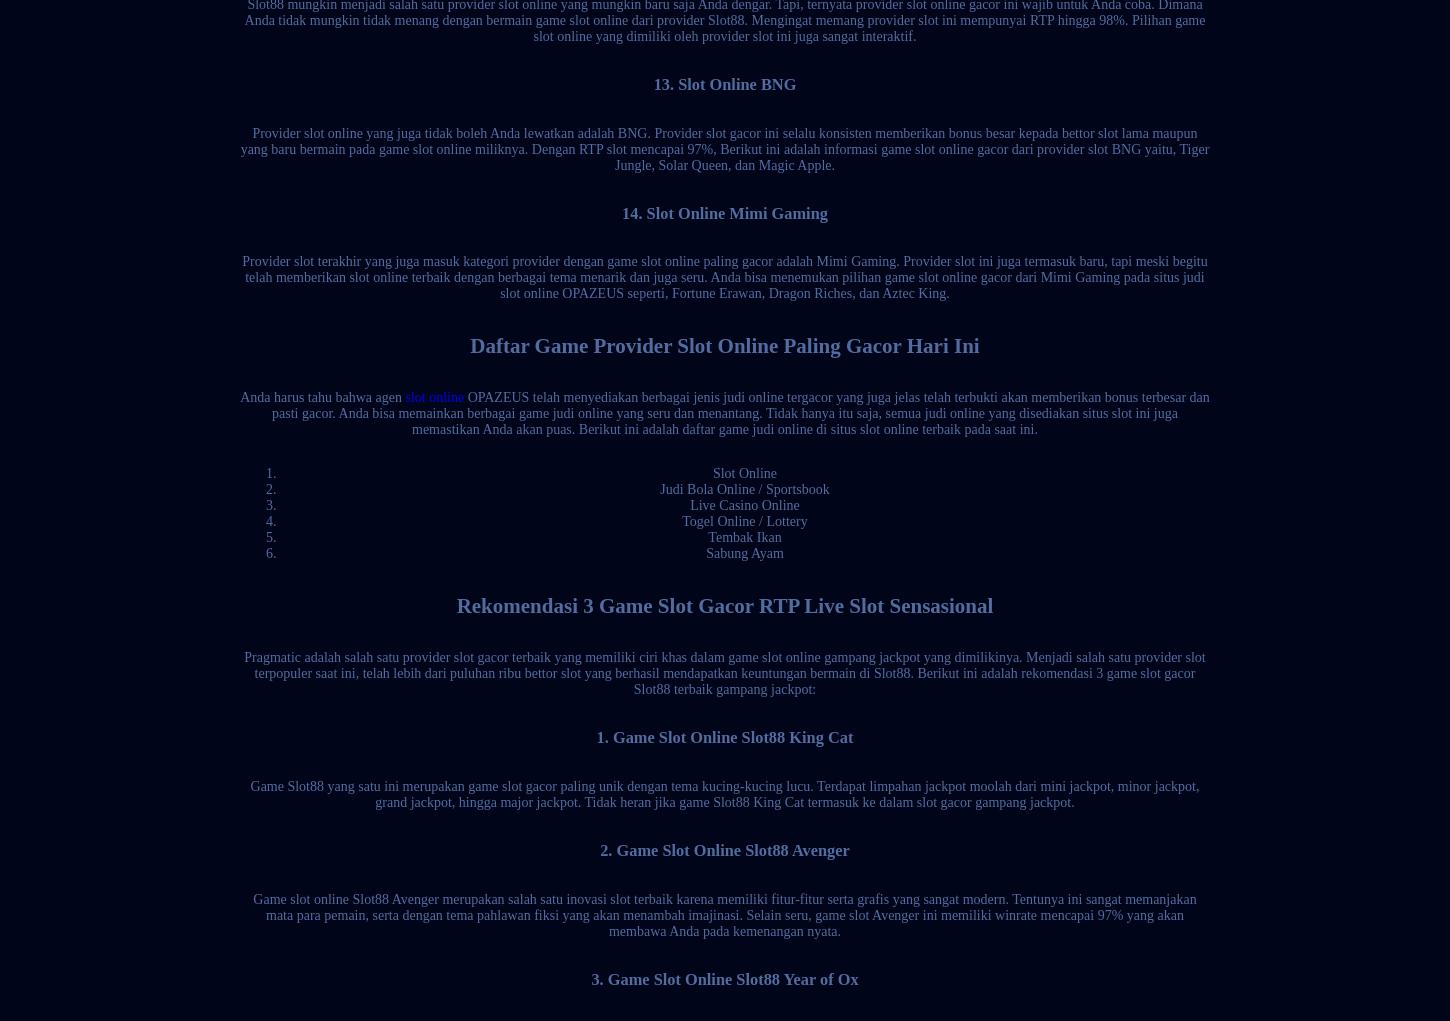 This screenshot has height=1021, width=1450. I want to click on 'Anda harus tahu bahwa agen', so click(322, 396).